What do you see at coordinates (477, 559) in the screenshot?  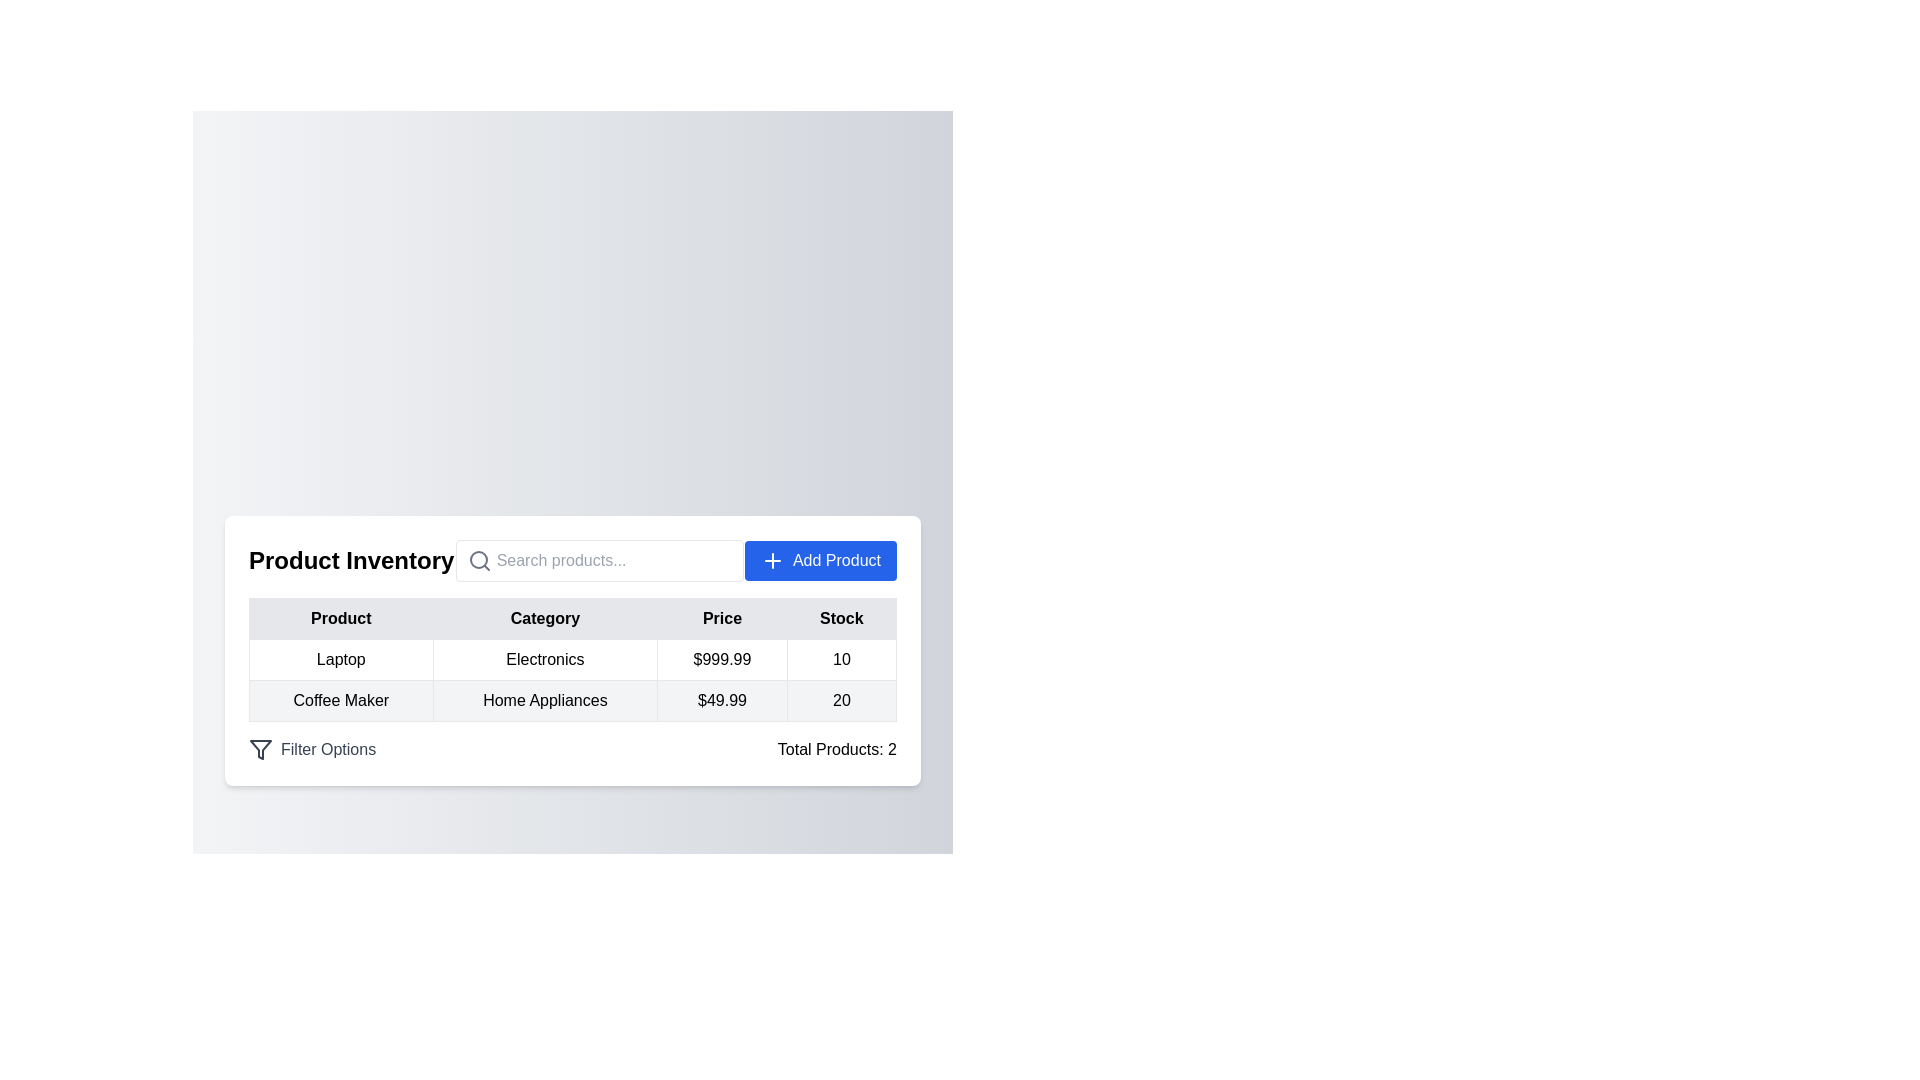 I see `the SVG Circle Component that is part of the search icon, located at the left end of the search bar` at bounding box center [477, 559].